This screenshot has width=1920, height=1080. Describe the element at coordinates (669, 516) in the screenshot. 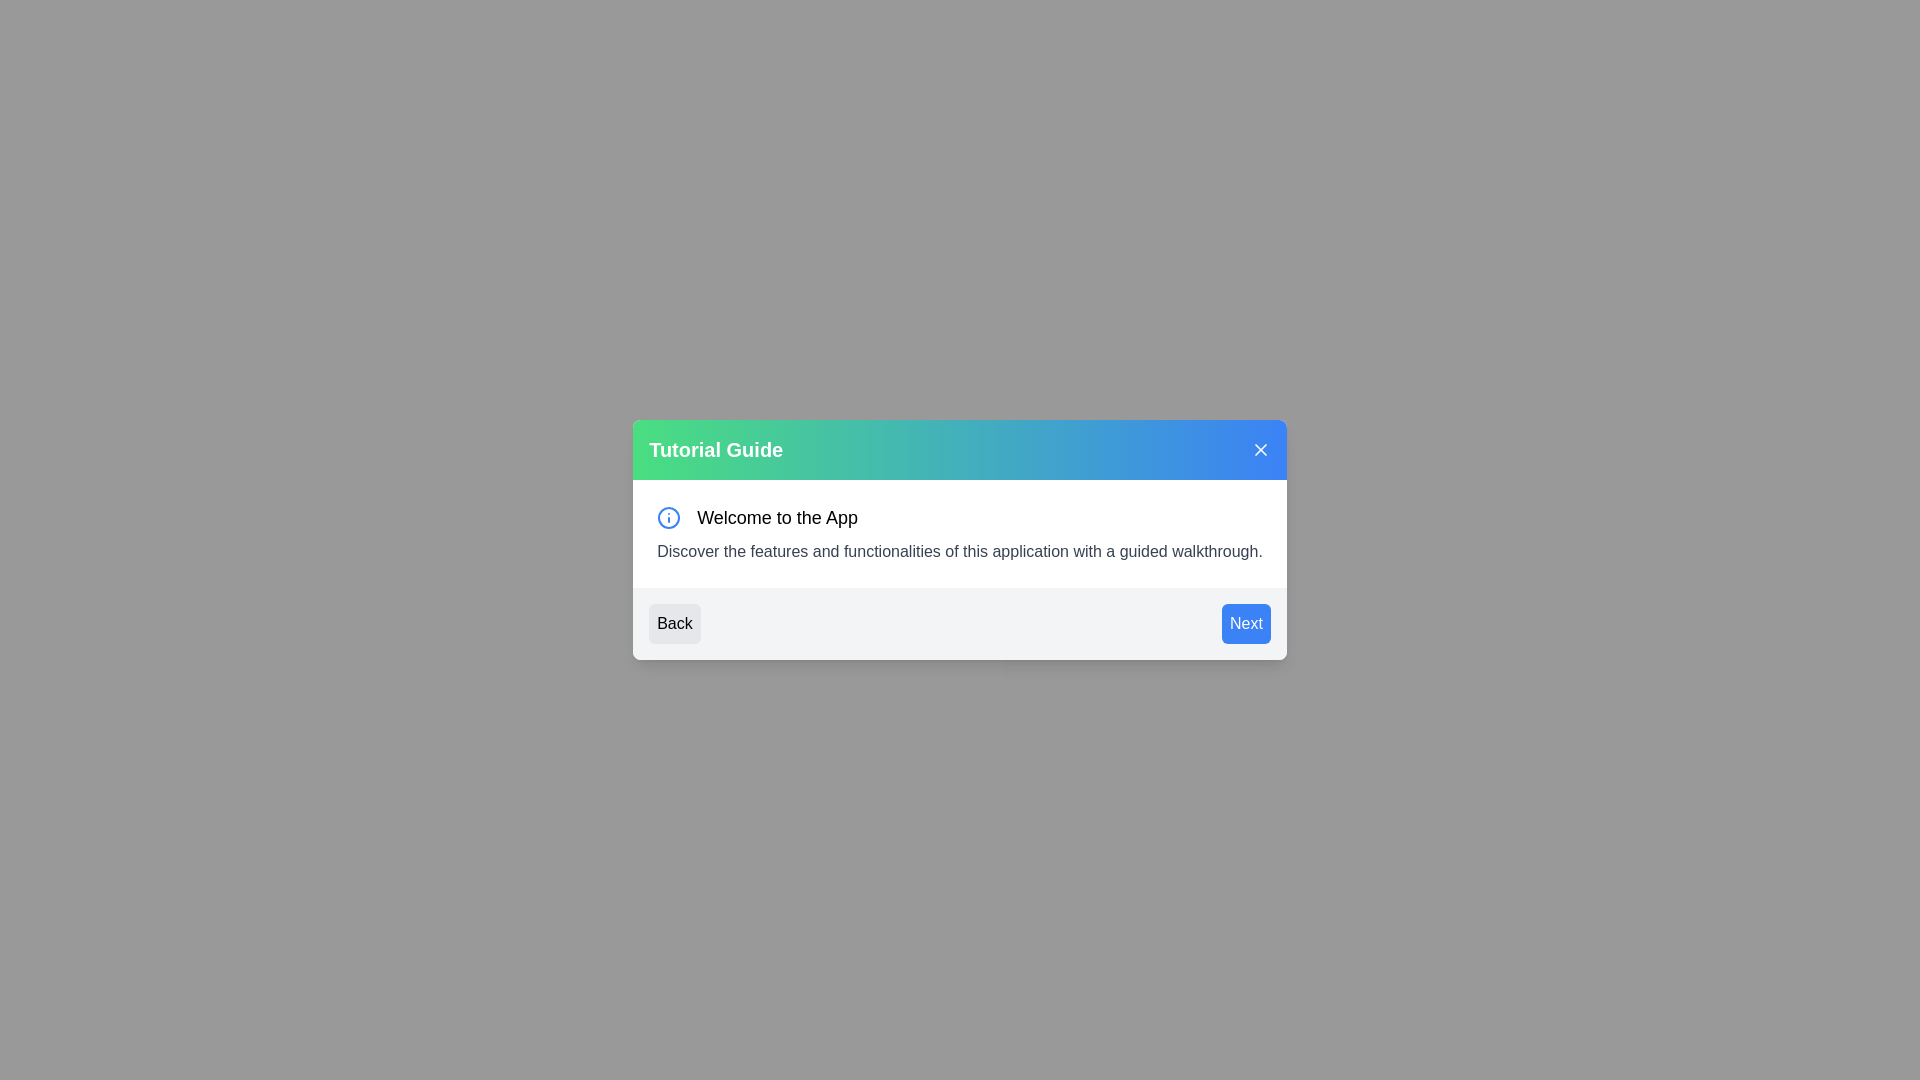

I see `the circular 'info' icon with a blue stroke and white fill, located to the left of the 'Welcome to the App' text in the modal dialog box` at that location.